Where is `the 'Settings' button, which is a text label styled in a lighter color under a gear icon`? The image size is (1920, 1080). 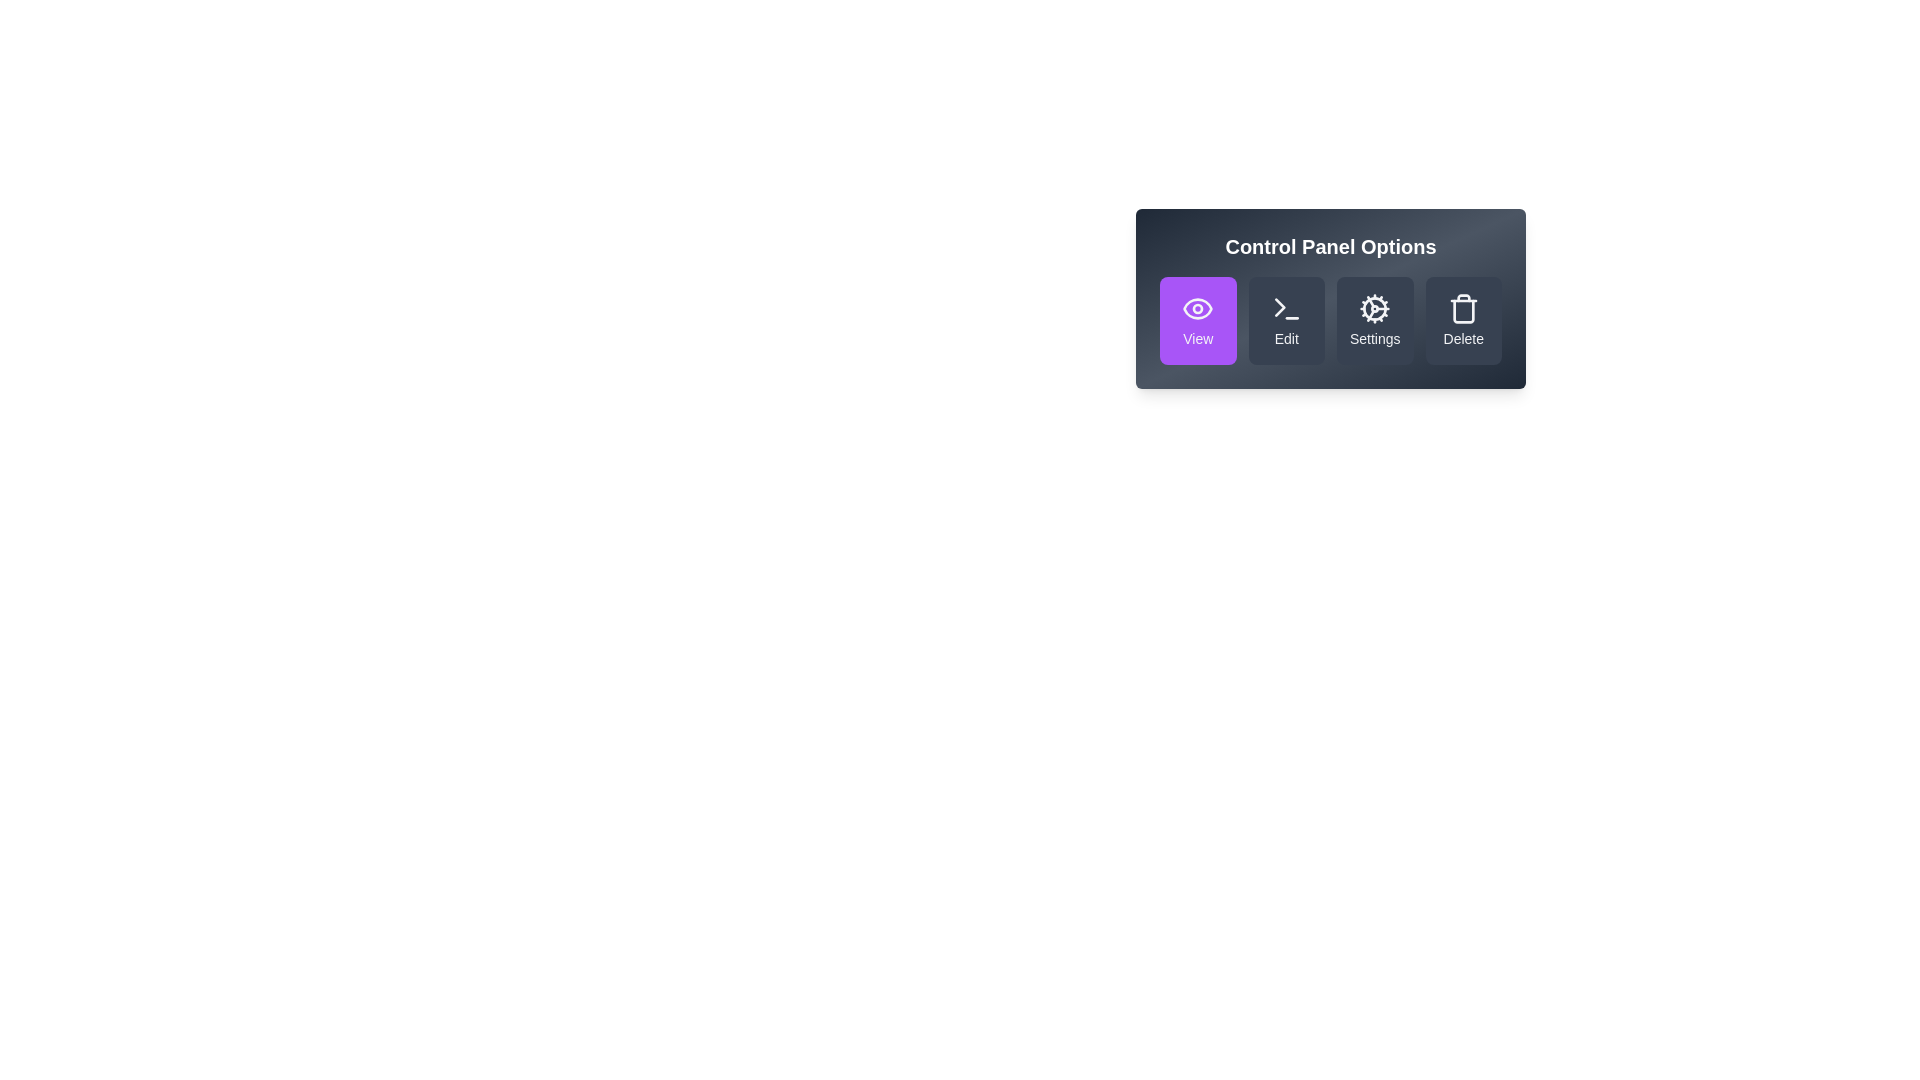 the 'Settings' button, which is a text label styled in a lighter color under a gear icon is located at coordinates (1373, 338).